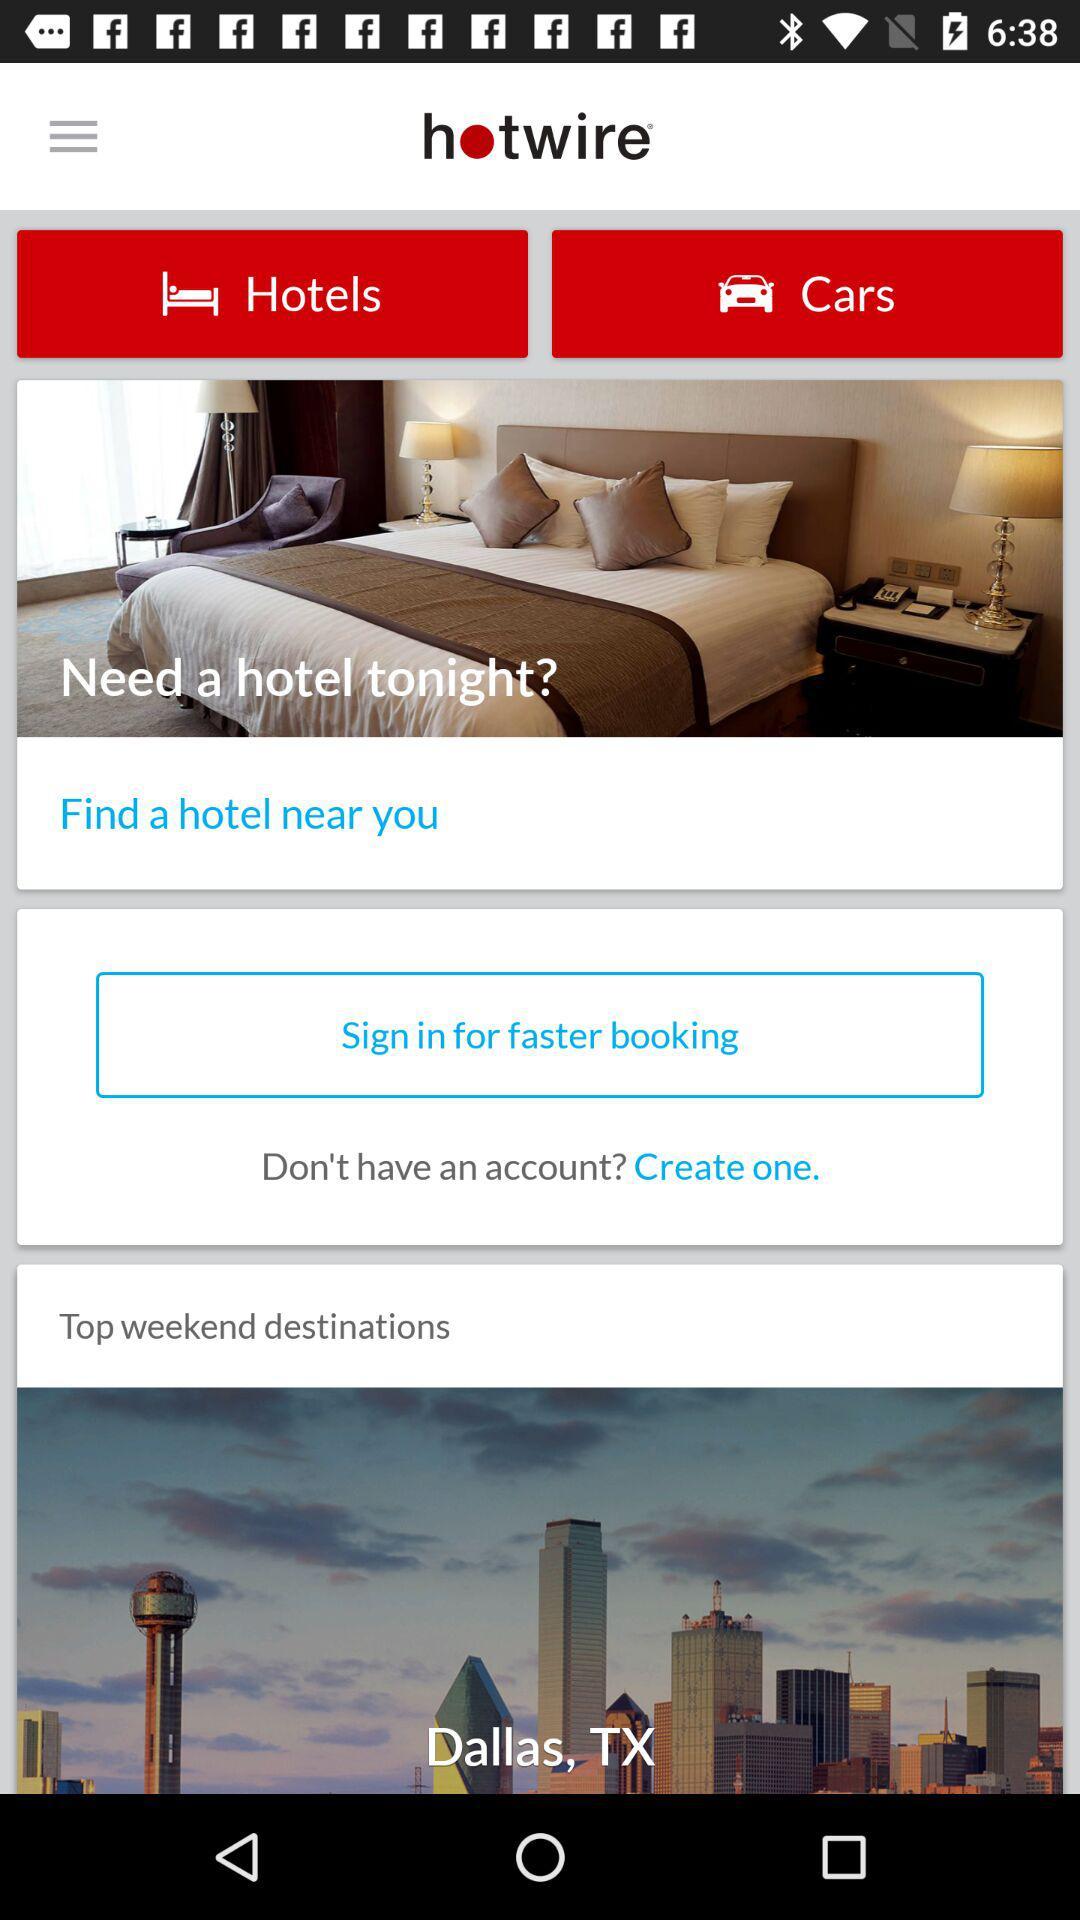 The height and width of the screenshot is (1920, 1080). What do you see at coordinates (540, 1166) in the screenshot?
I see `the don t have icon` at bounding box center [540, 1166].